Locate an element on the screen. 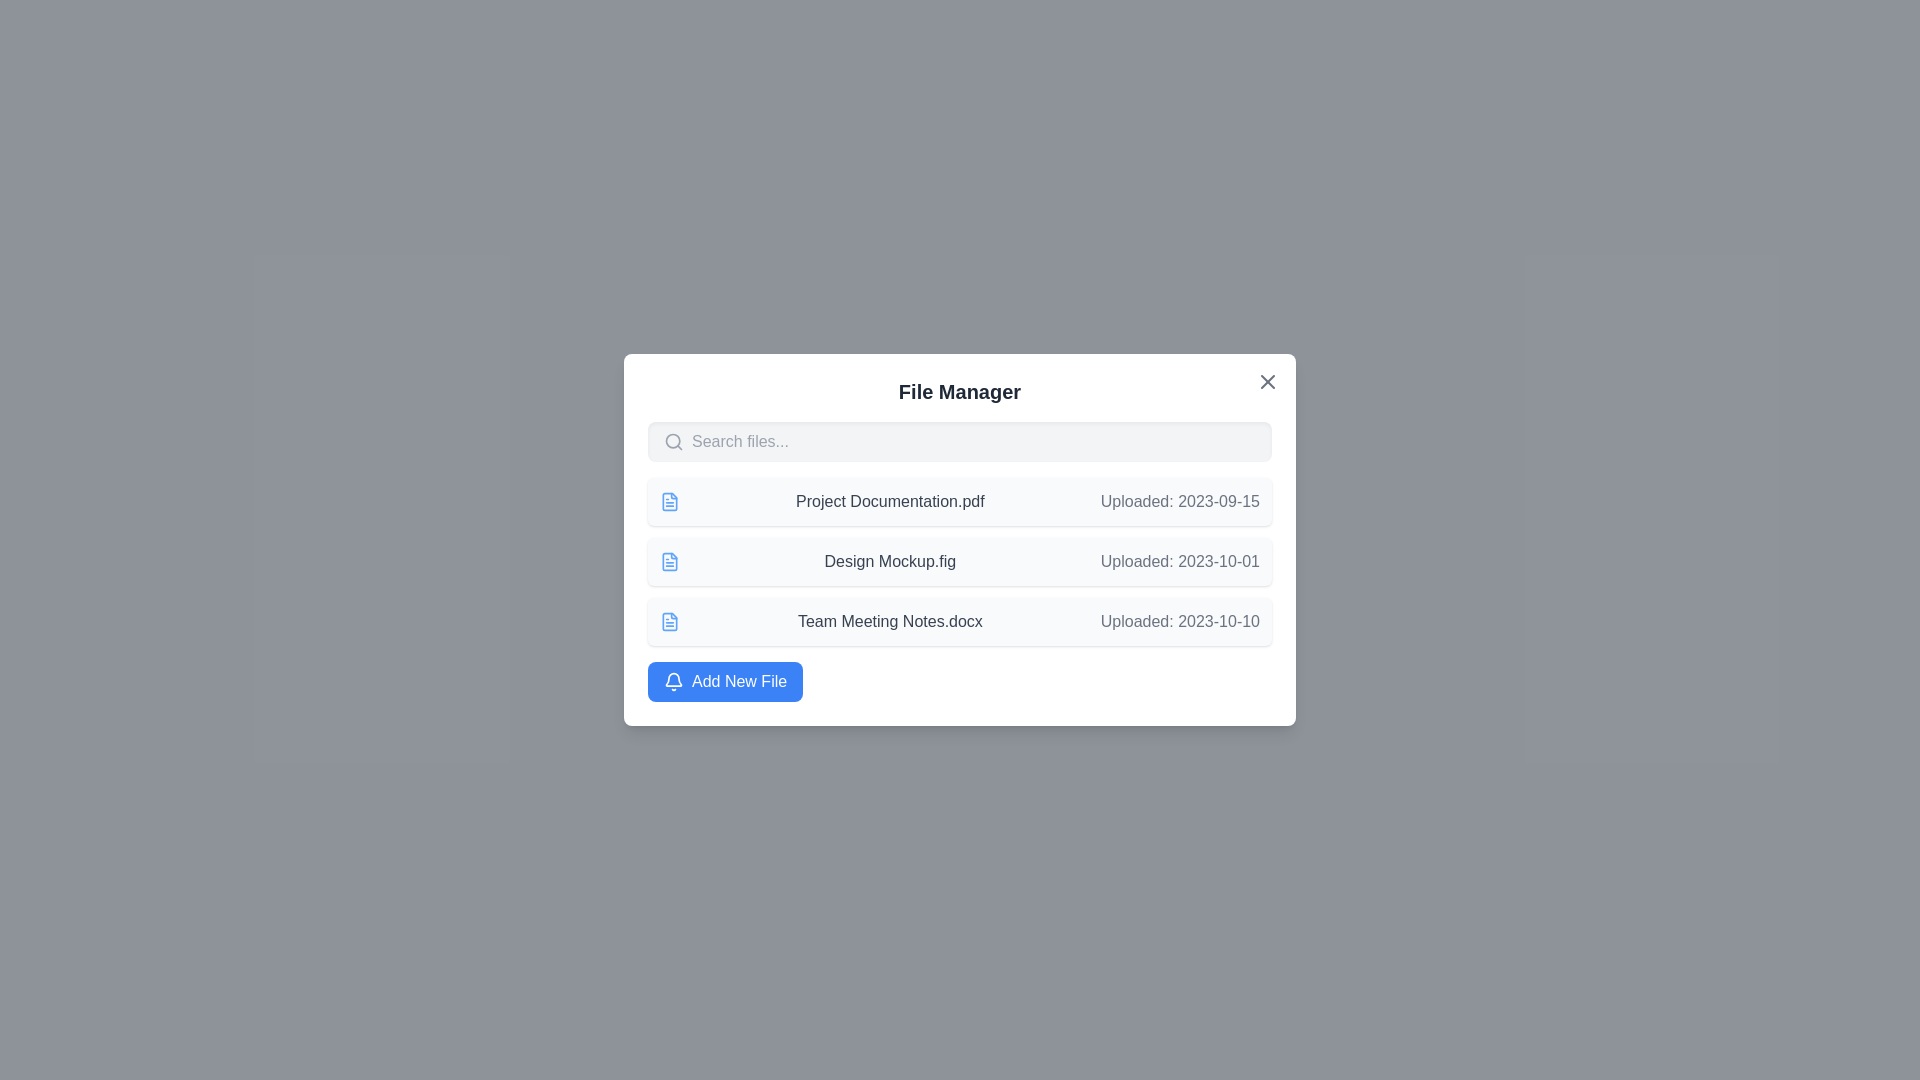  to select the first file entry in the file manager interface, which displays the file name and upload date is located at coordinates (960, 500).